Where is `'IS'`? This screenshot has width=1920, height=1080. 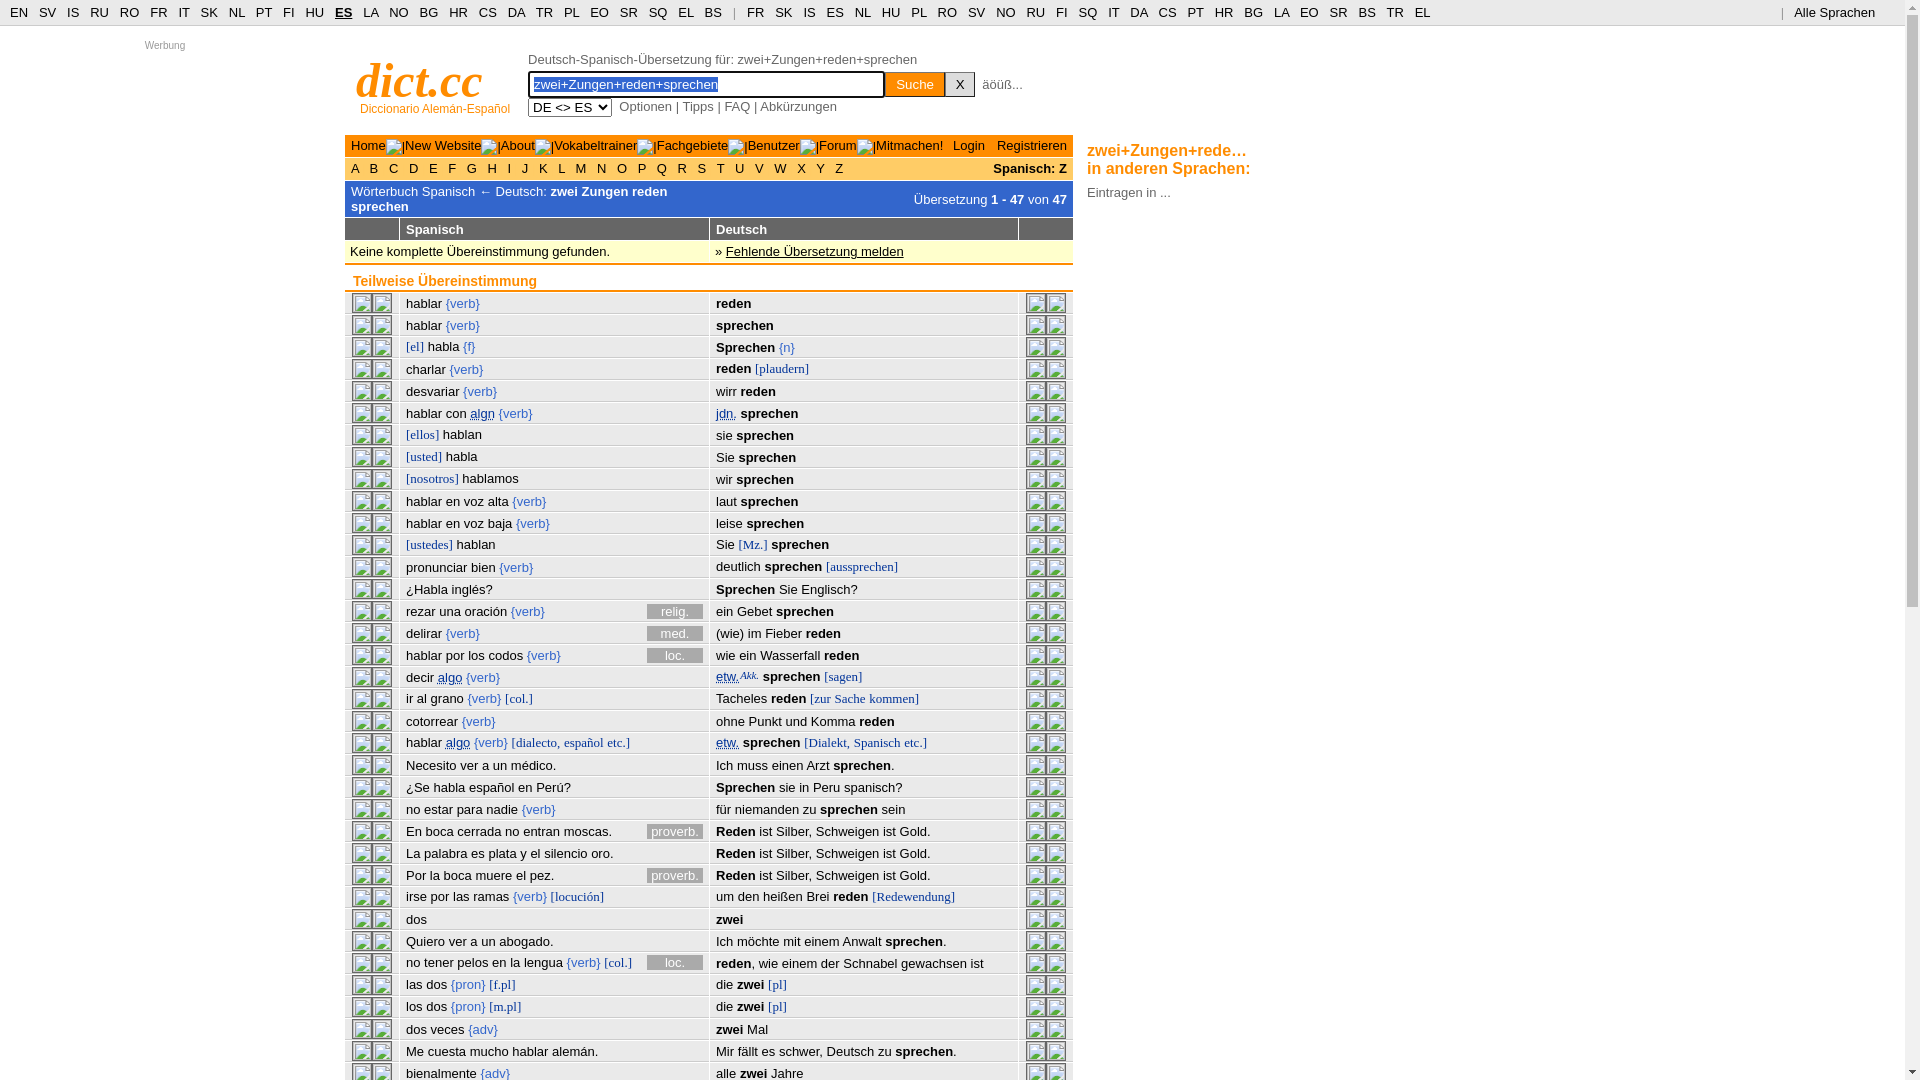
'IS' is located at coordinates (809, 12).